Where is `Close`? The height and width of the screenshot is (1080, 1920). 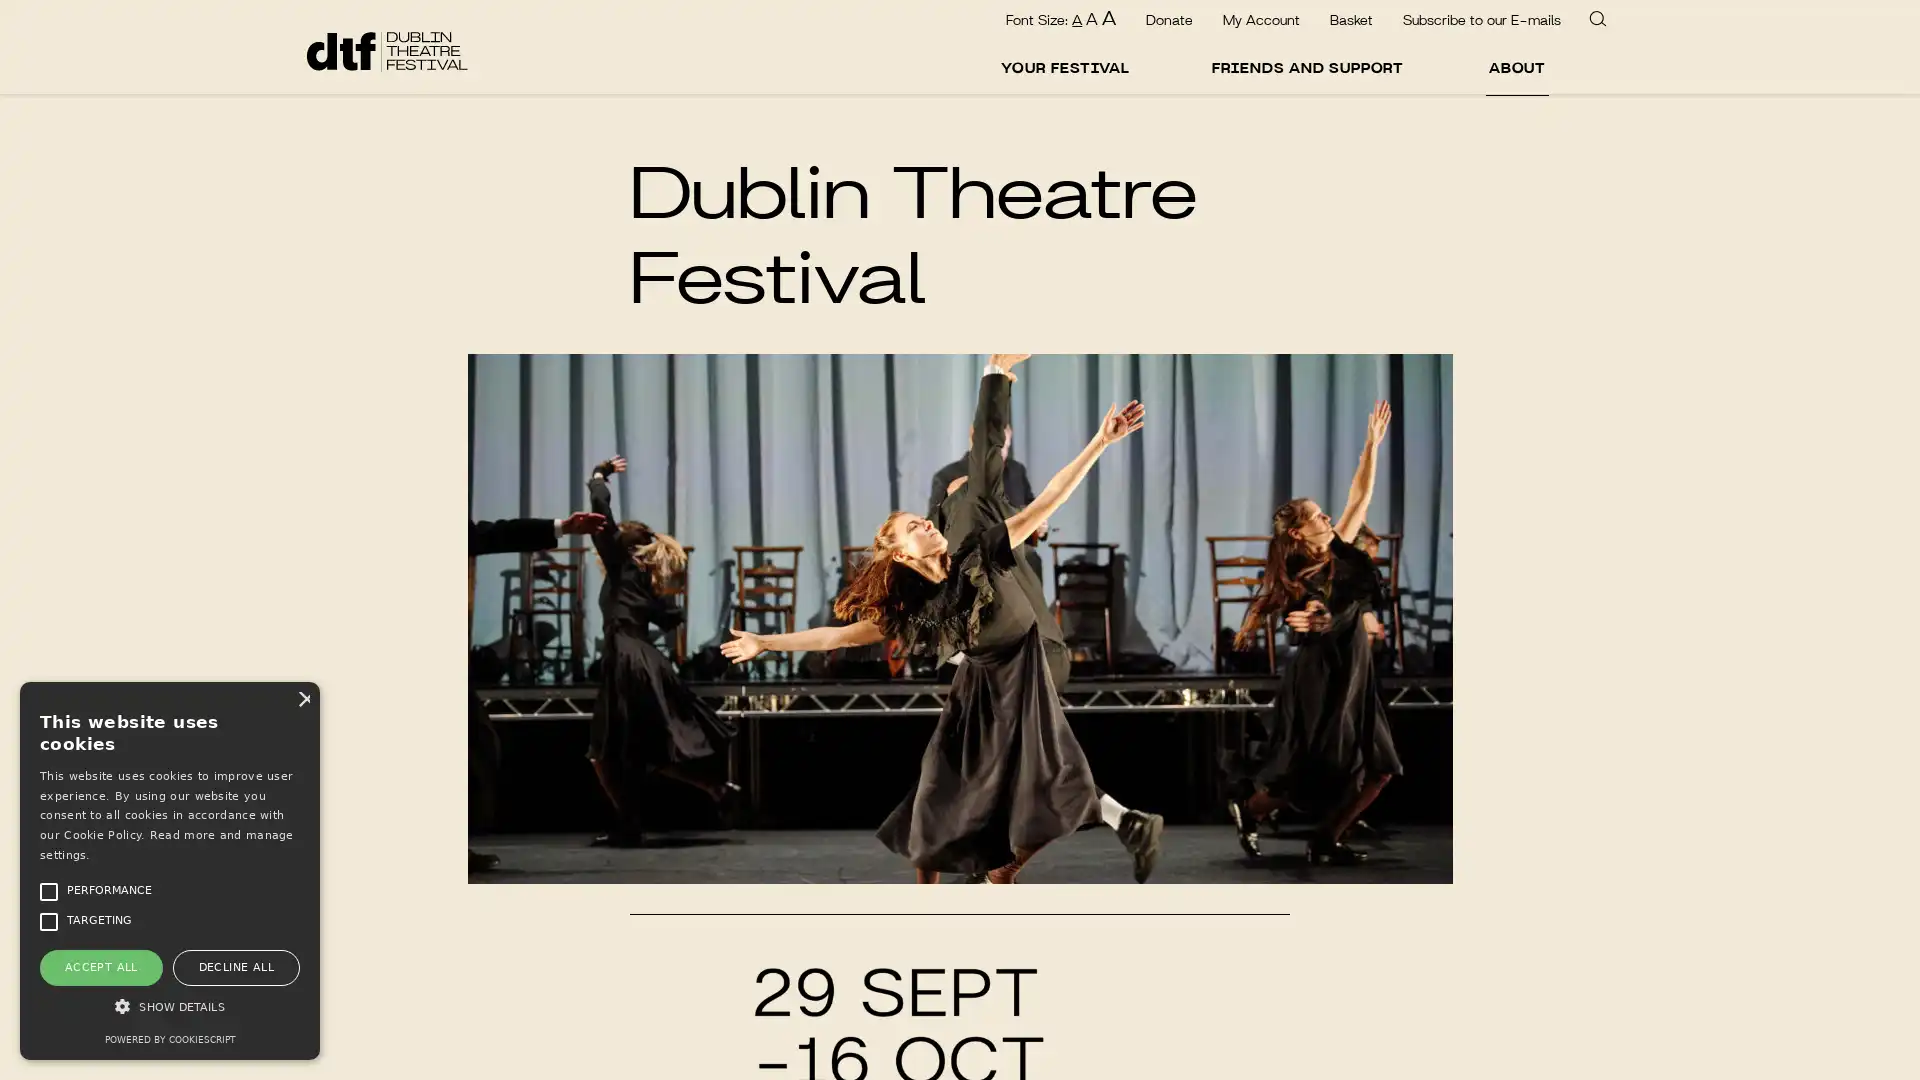
Close is located at coordinates (301, 697).